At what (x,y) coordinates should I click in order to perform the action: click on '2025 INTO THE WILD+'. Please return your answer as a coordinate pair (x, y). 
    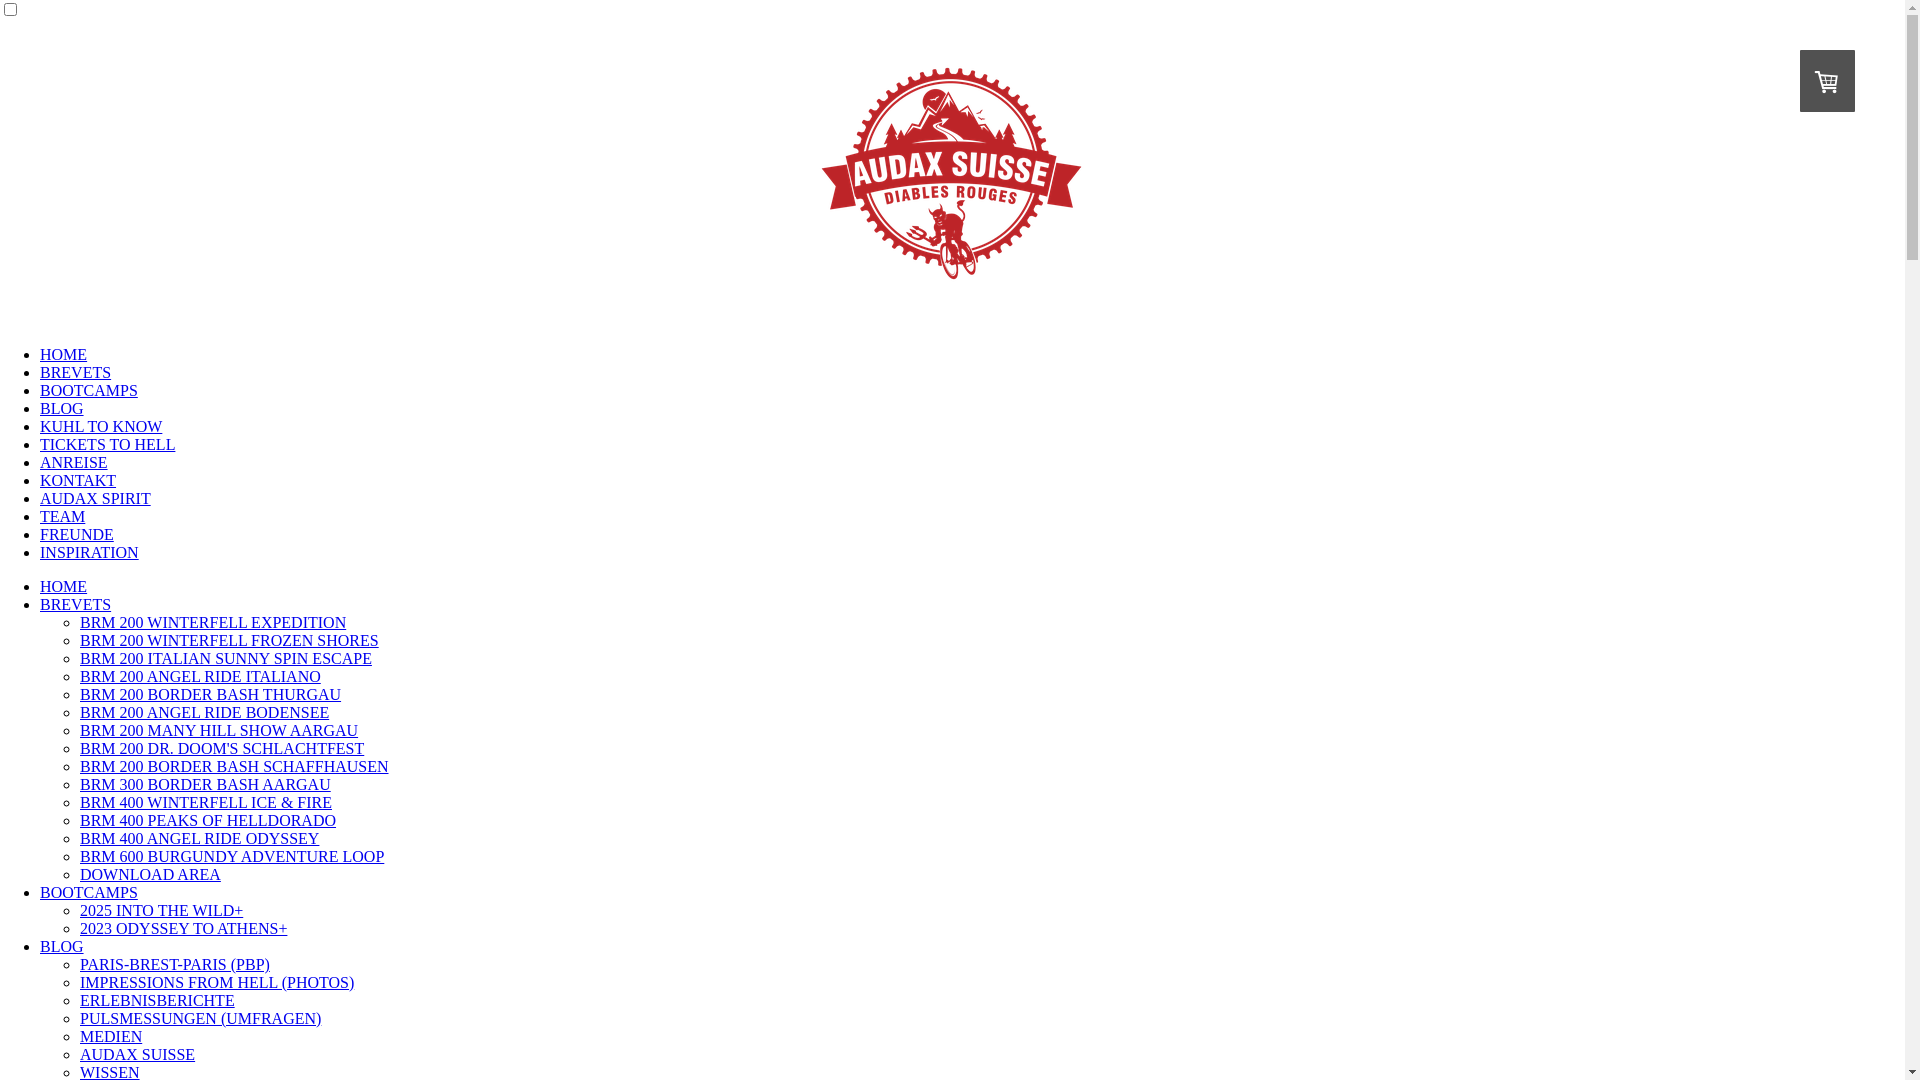
    Looking at the image, I should click on (161, 910).